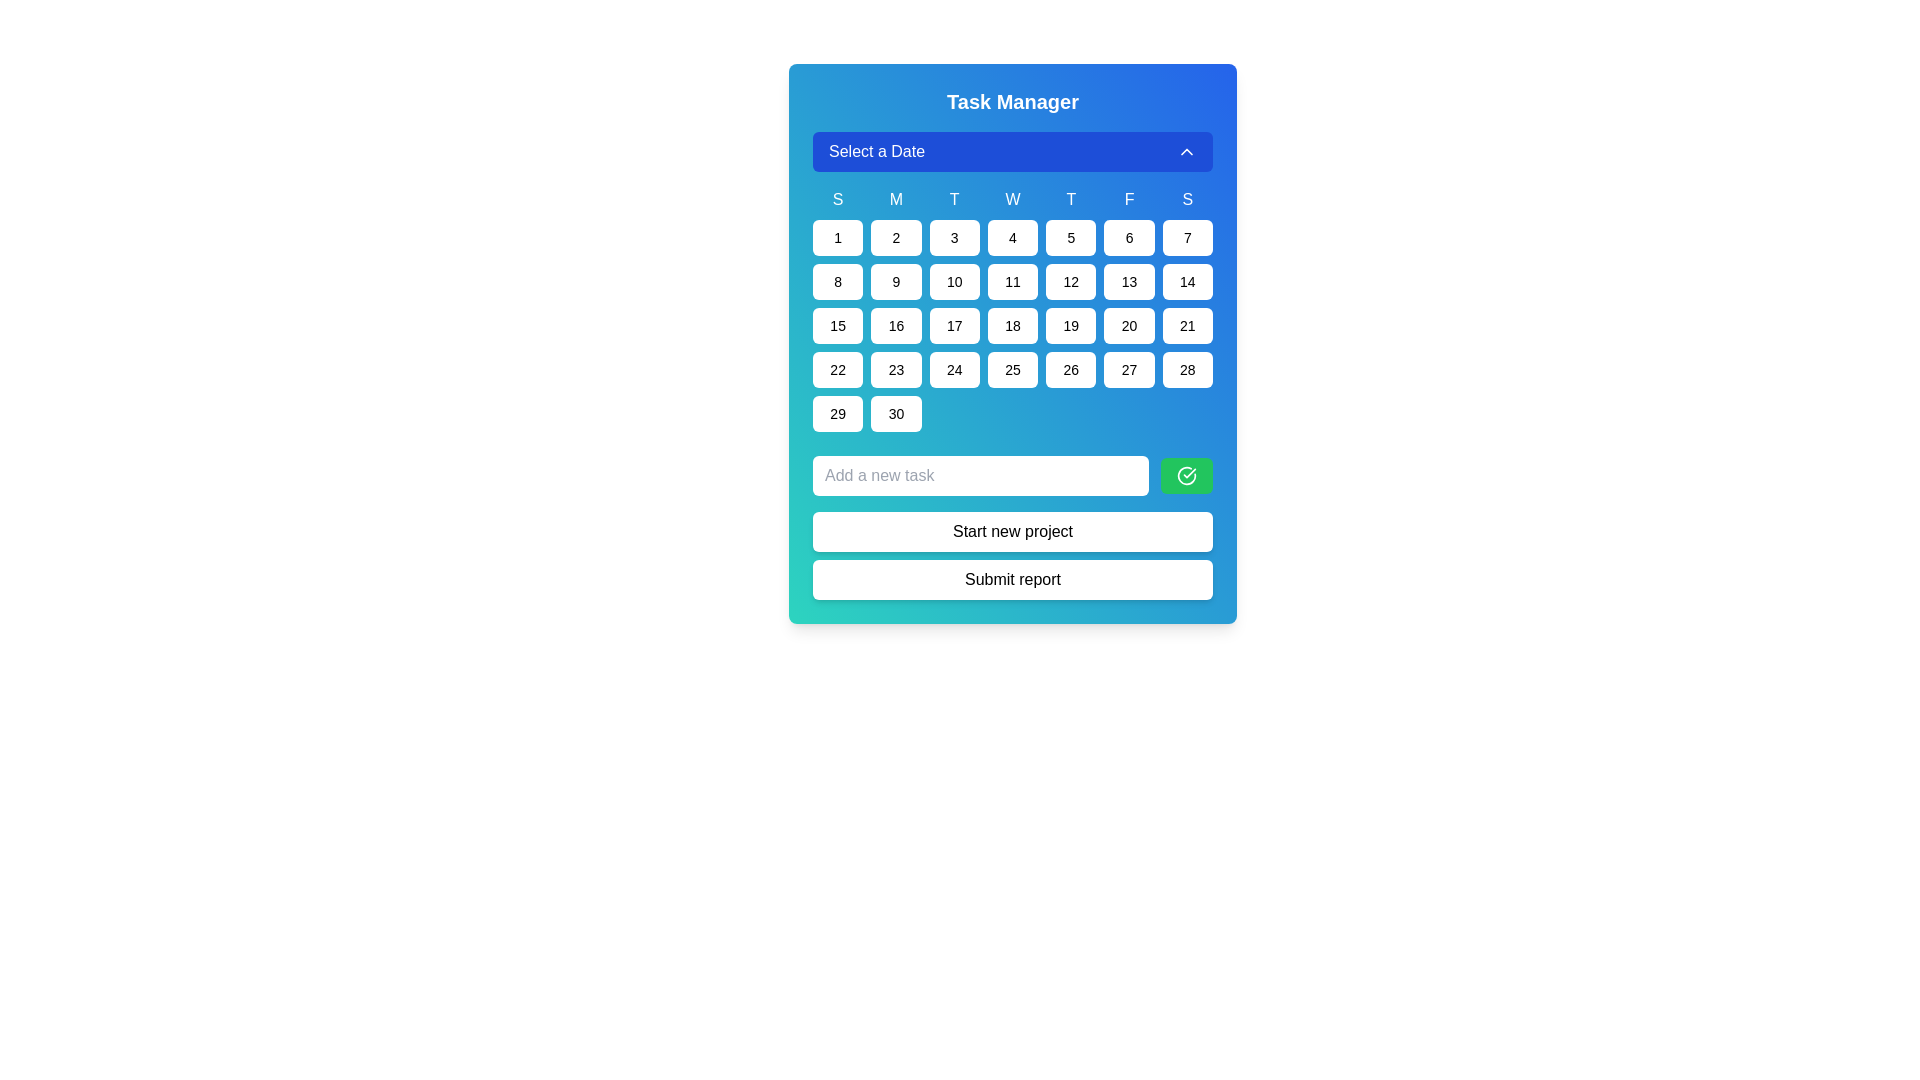 The image size is (1920, 1080). What do you see at coordinates (953, 200) in the screenshot?
I see `the text label displaying a capitalized 'T' in white font, which is the third element in a horizontal list at the top of a grid layout, situated between 'M' and 'W'` at bounding box center [953, 200].